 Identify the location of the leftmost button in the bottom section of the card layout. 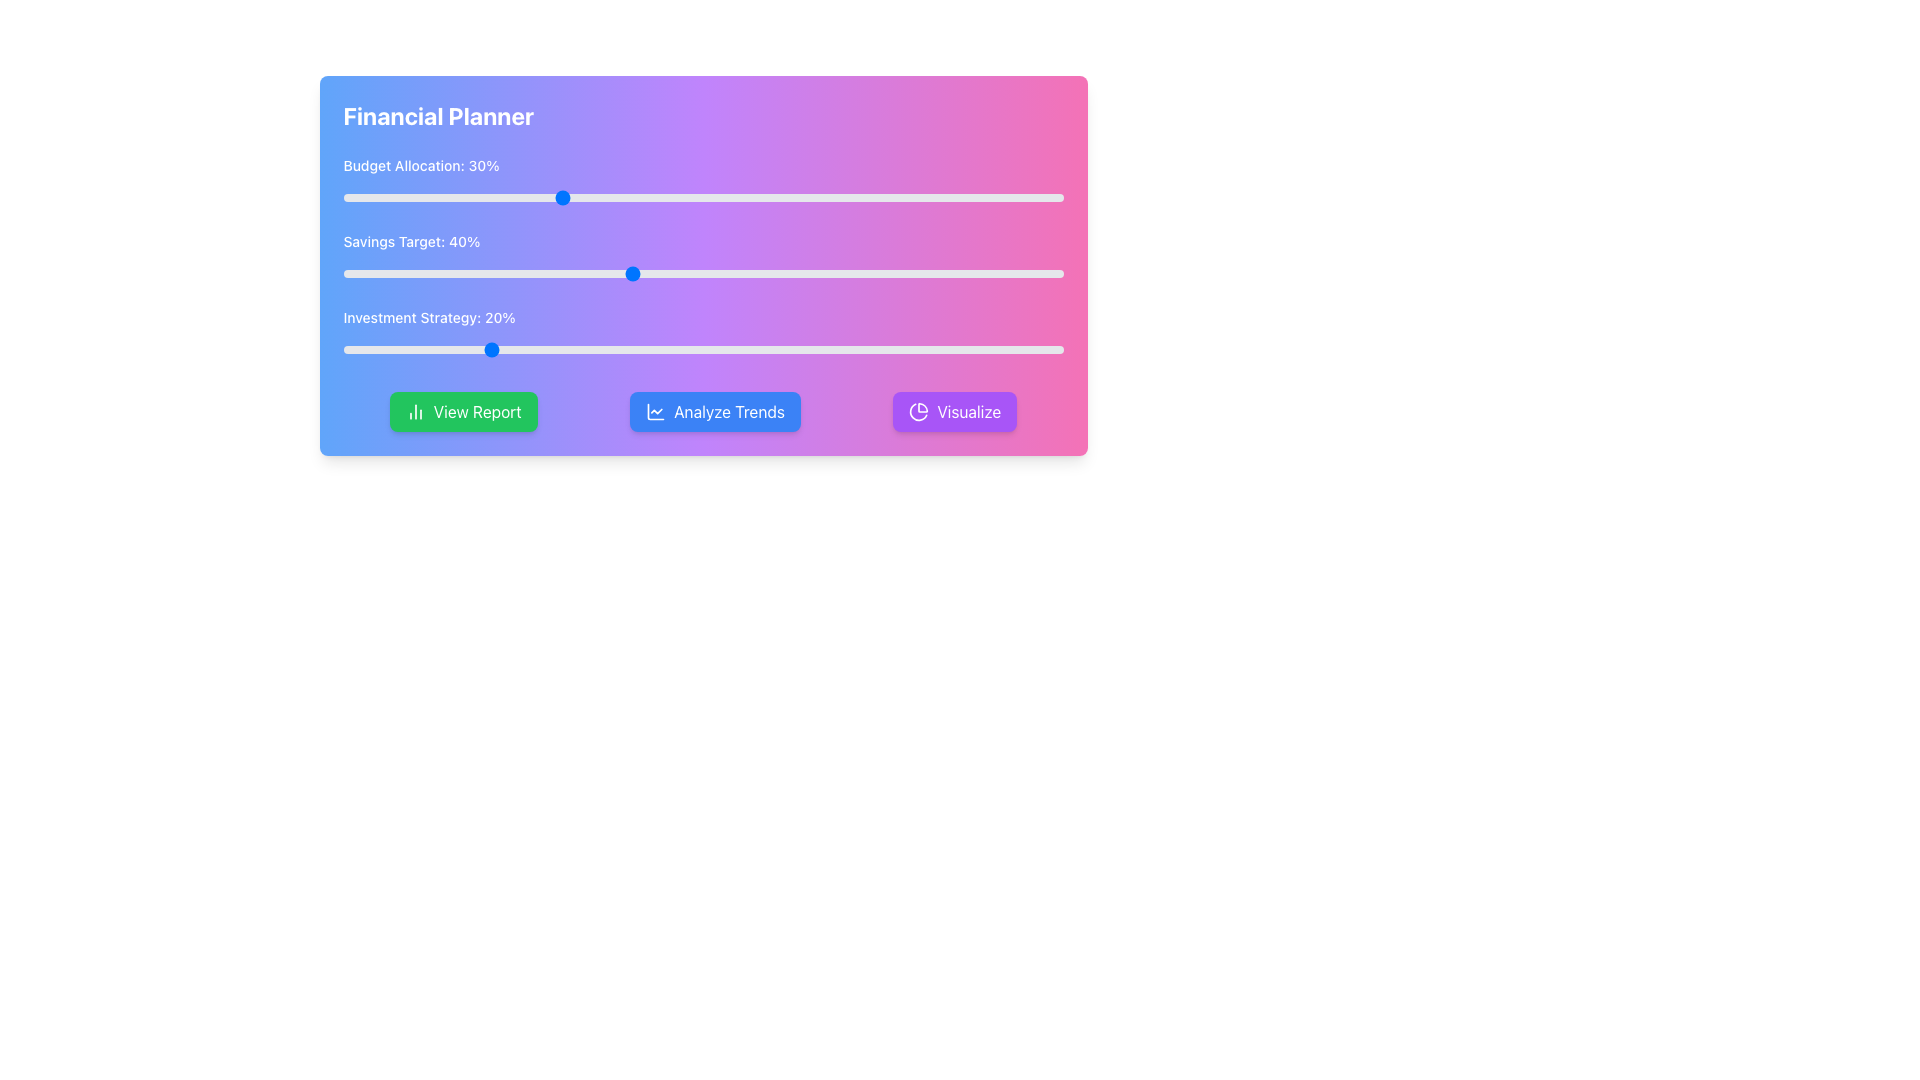
(476, 411).